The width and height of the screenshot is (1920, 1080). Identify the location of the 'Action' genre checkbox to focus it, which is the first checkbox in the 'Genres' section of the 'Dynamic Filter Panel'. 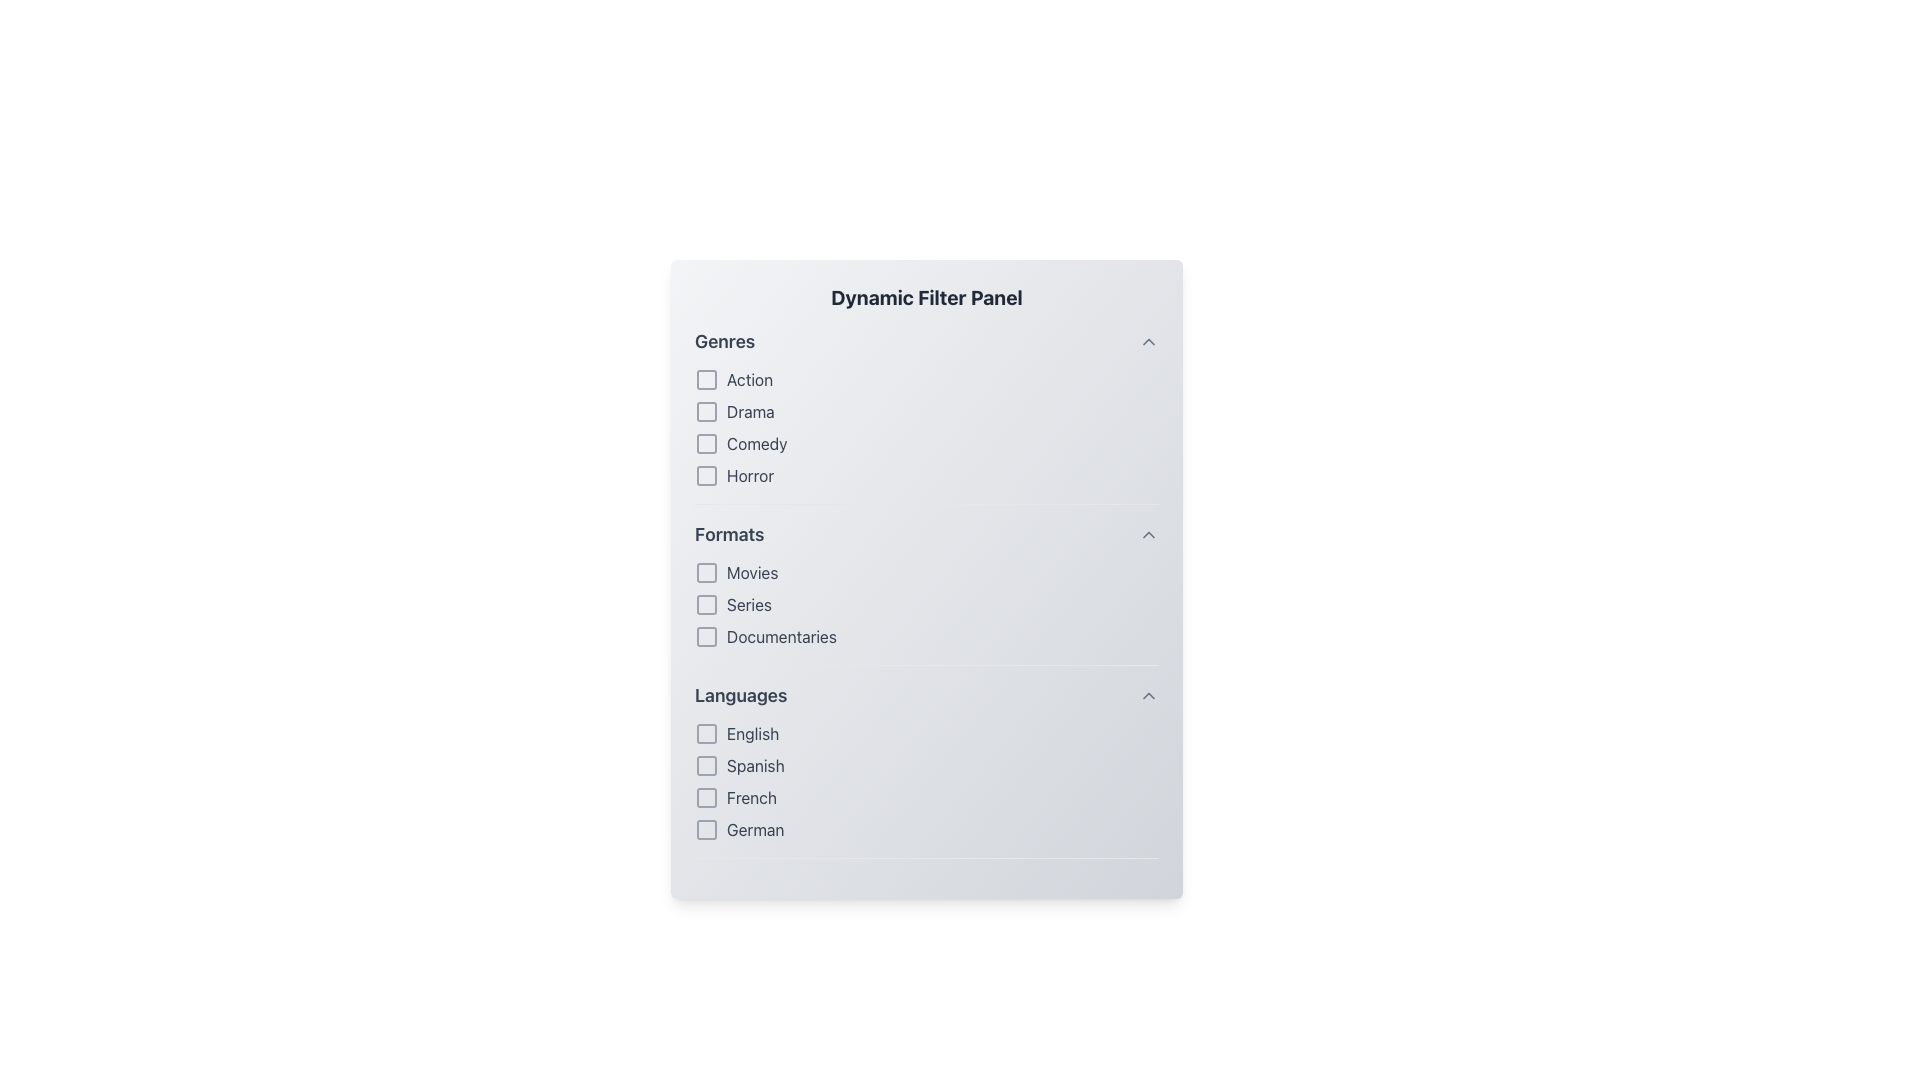
(706, 380).